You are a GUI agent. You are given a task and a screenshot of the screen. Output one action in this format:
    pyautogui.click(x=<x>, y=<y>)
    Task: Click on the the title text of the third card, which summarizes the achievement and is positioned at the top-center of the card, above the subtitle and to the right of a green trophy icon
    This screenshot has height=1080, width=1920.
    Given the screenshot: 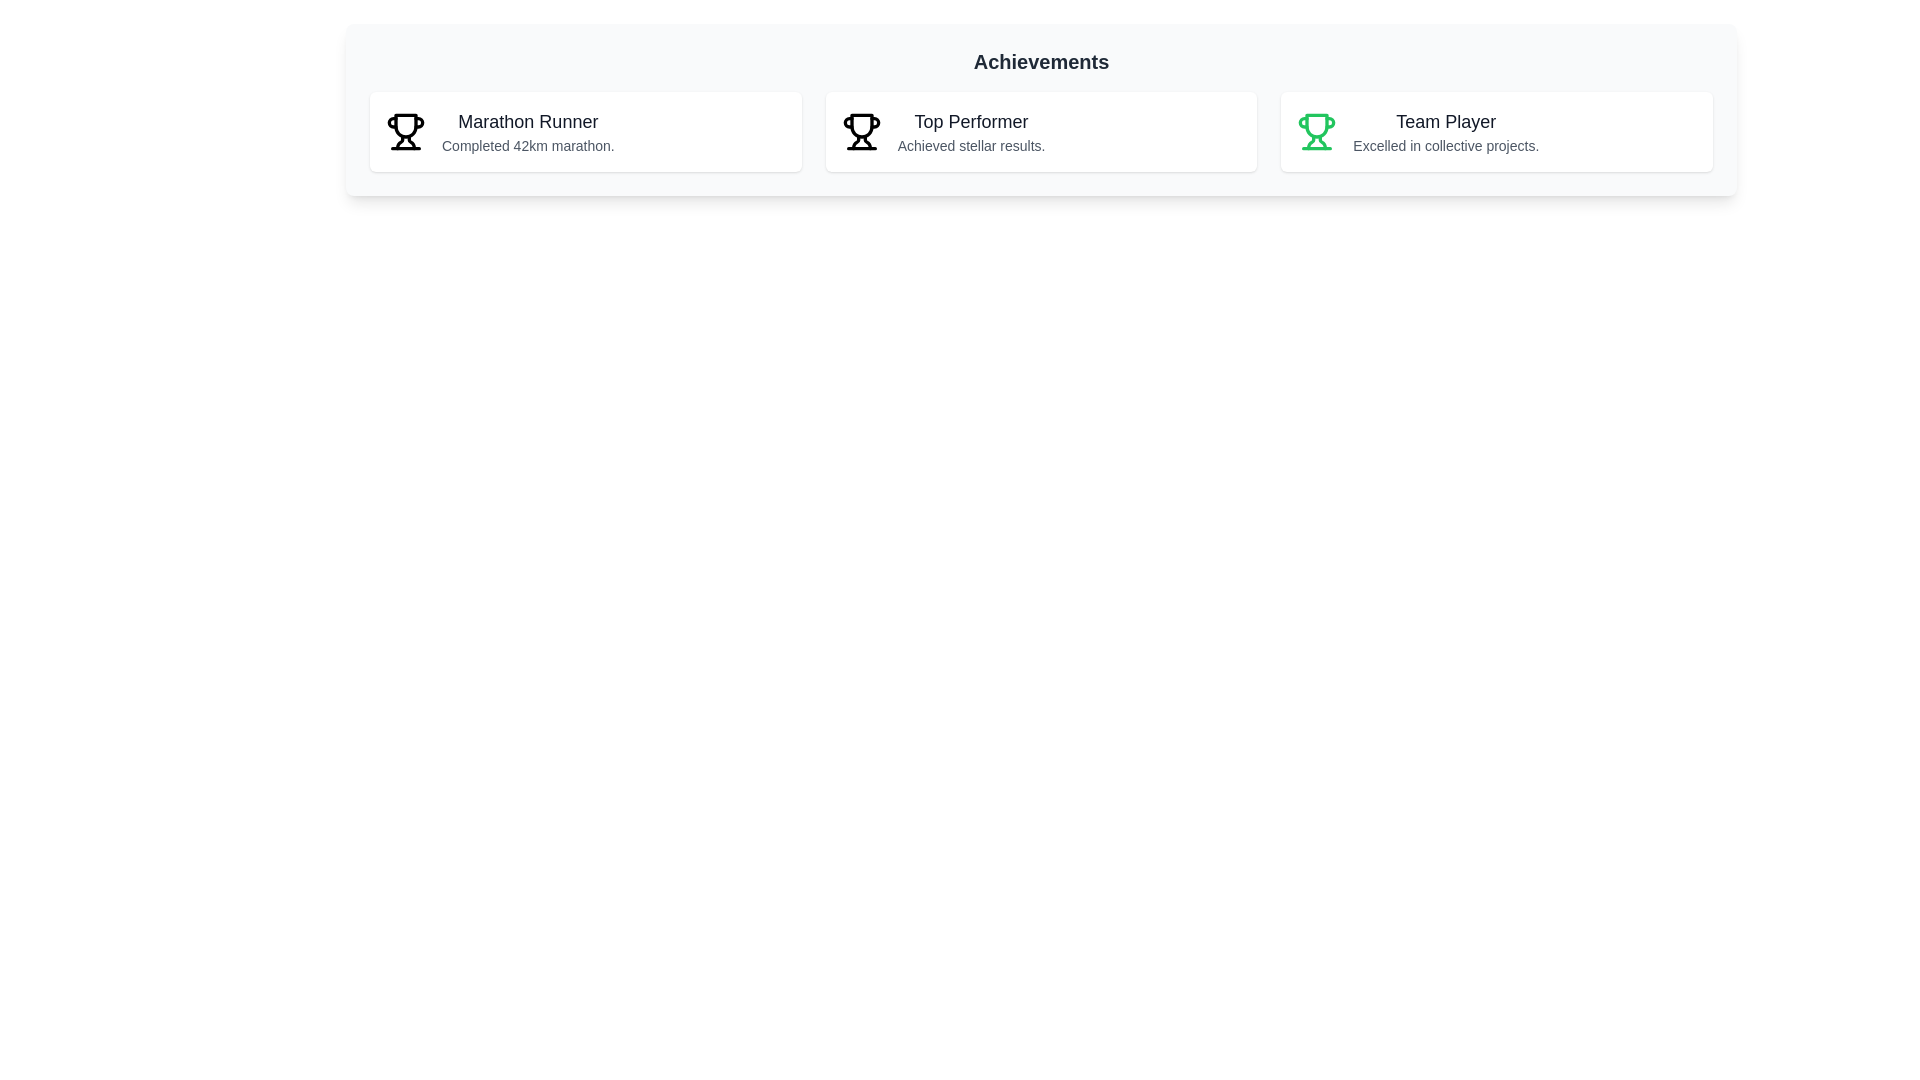 What is the action you would take?
    pyautogui.click(x=1446, y=122)
    